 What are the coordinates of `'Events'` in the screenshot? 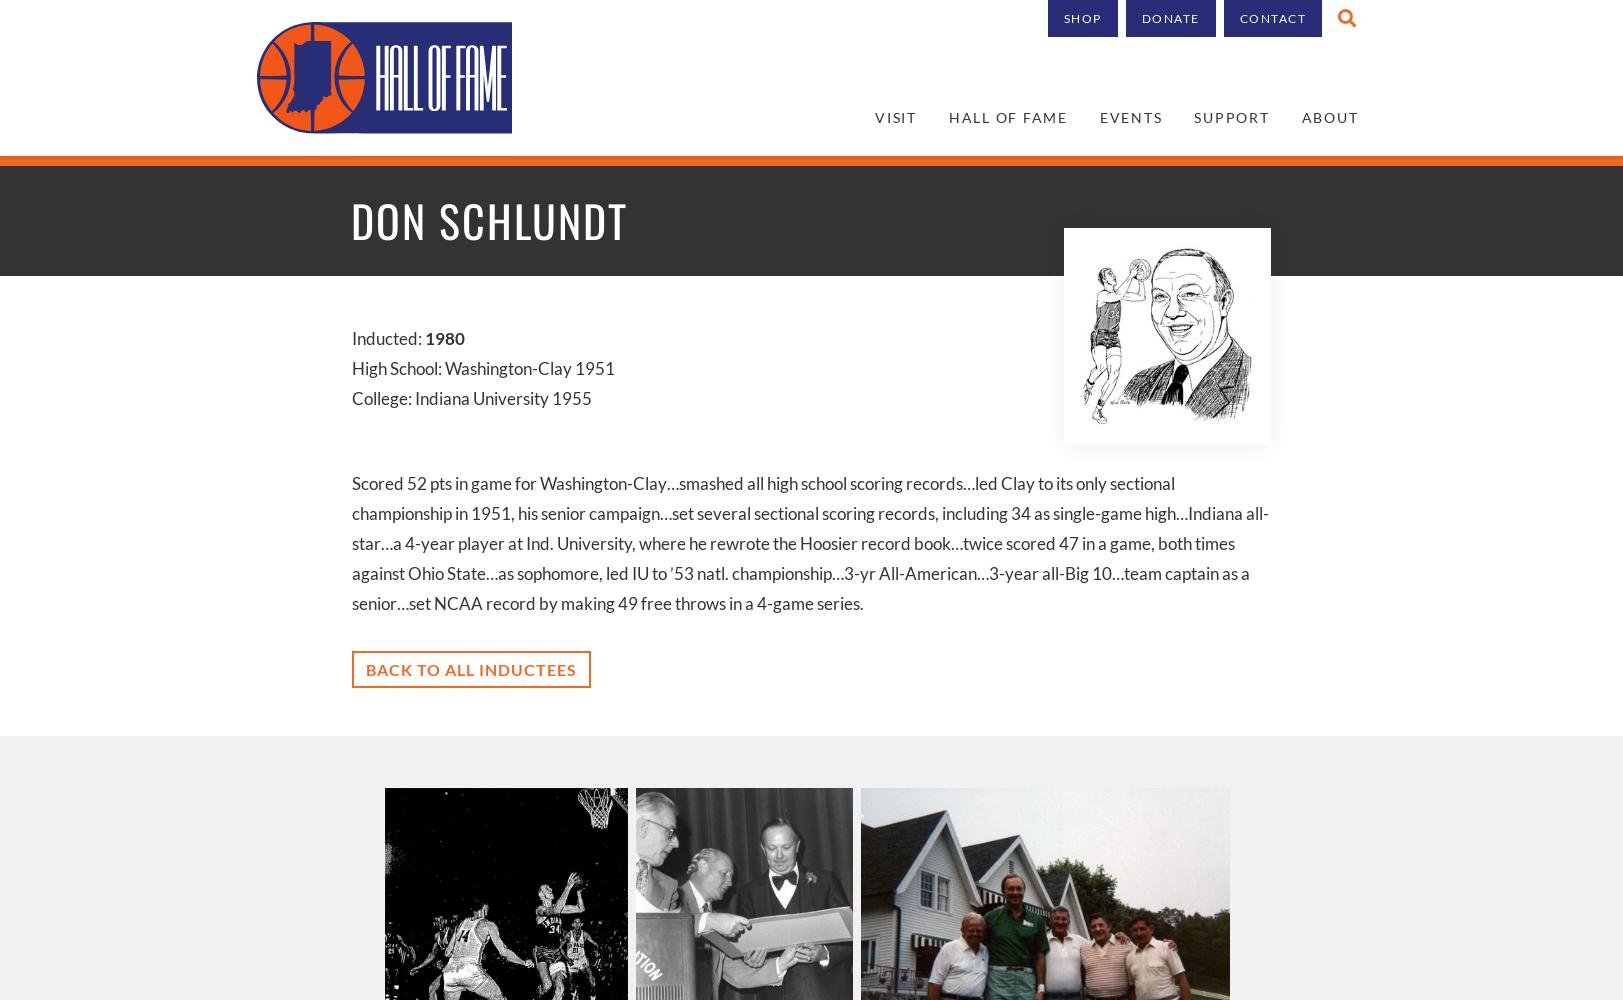 It's located at (1129, 116).